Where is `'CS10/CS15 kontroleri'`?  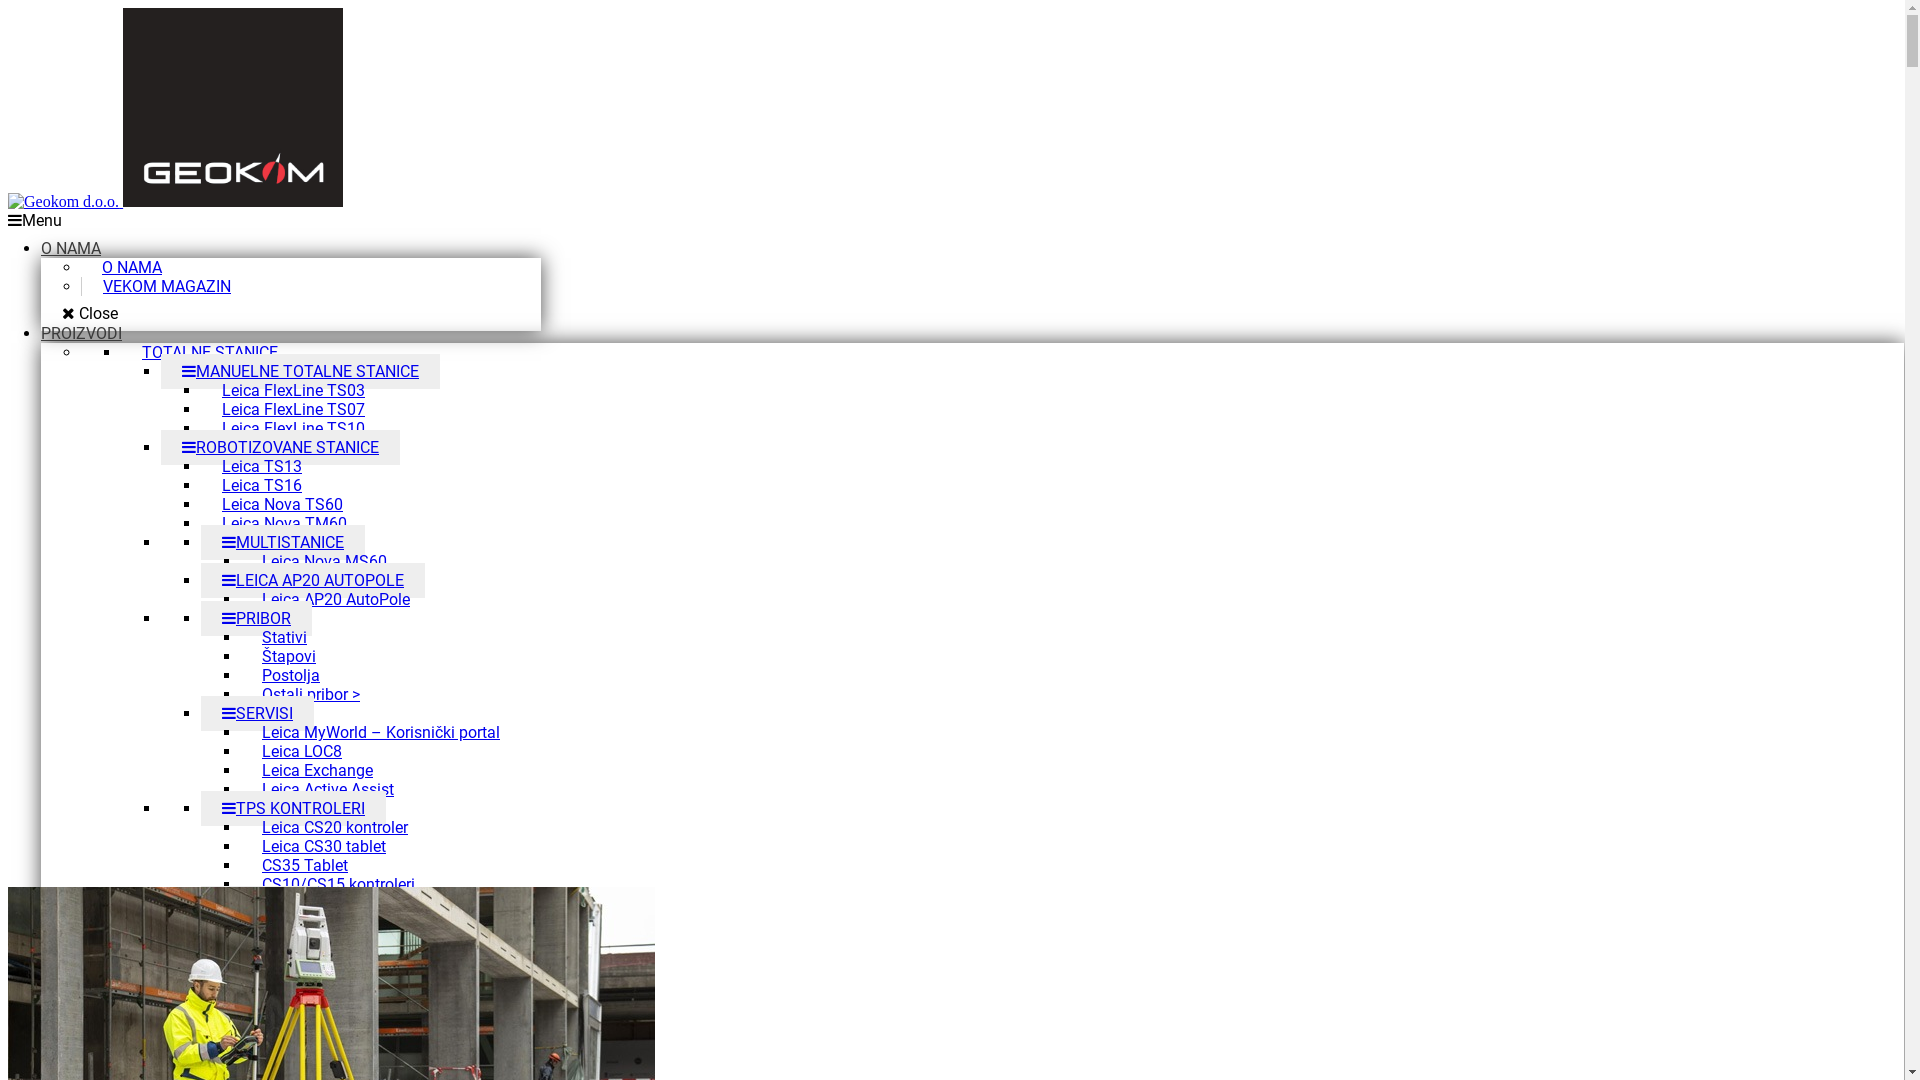 'CS10/CS15 kontroleri' is located at coordinates (338, 883).